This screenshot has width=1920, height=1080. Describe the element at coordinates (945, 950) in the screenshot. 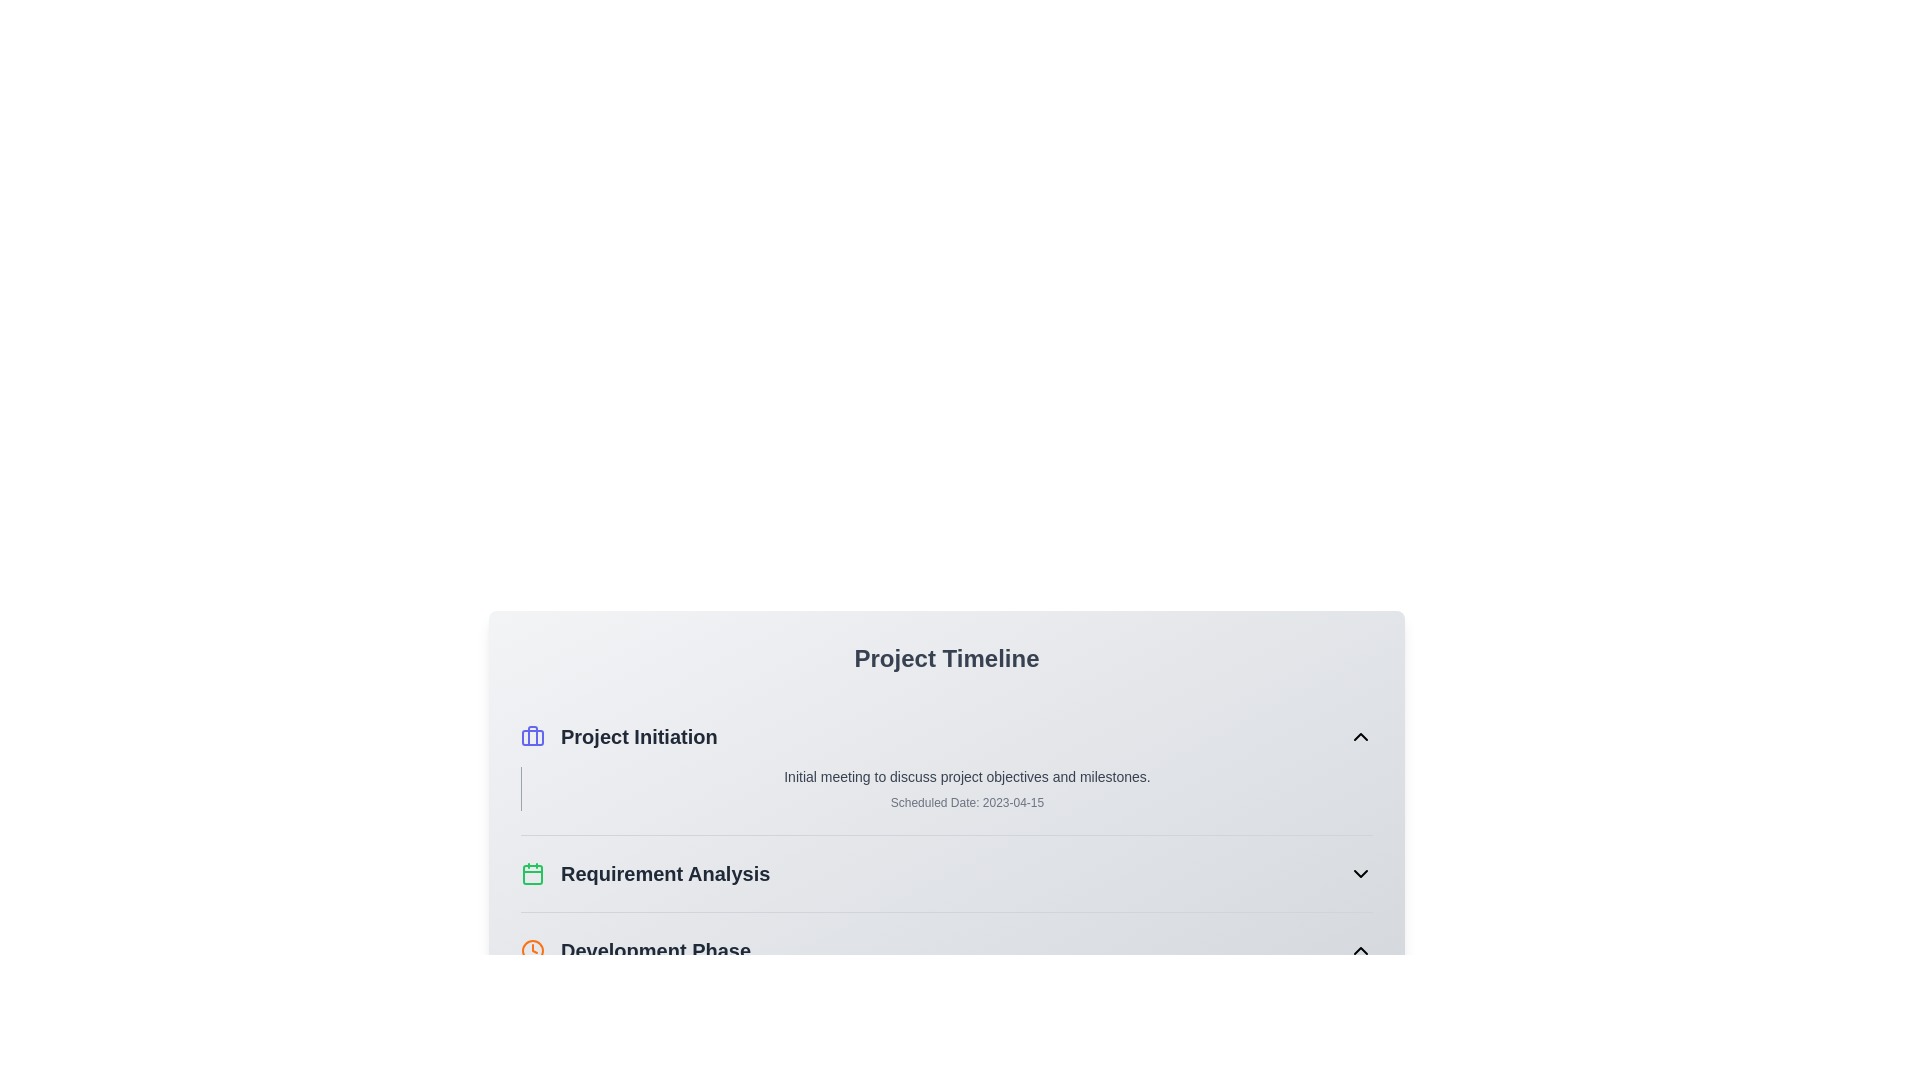

I see `the 'Development Phase' Collapsible Header` at that location.